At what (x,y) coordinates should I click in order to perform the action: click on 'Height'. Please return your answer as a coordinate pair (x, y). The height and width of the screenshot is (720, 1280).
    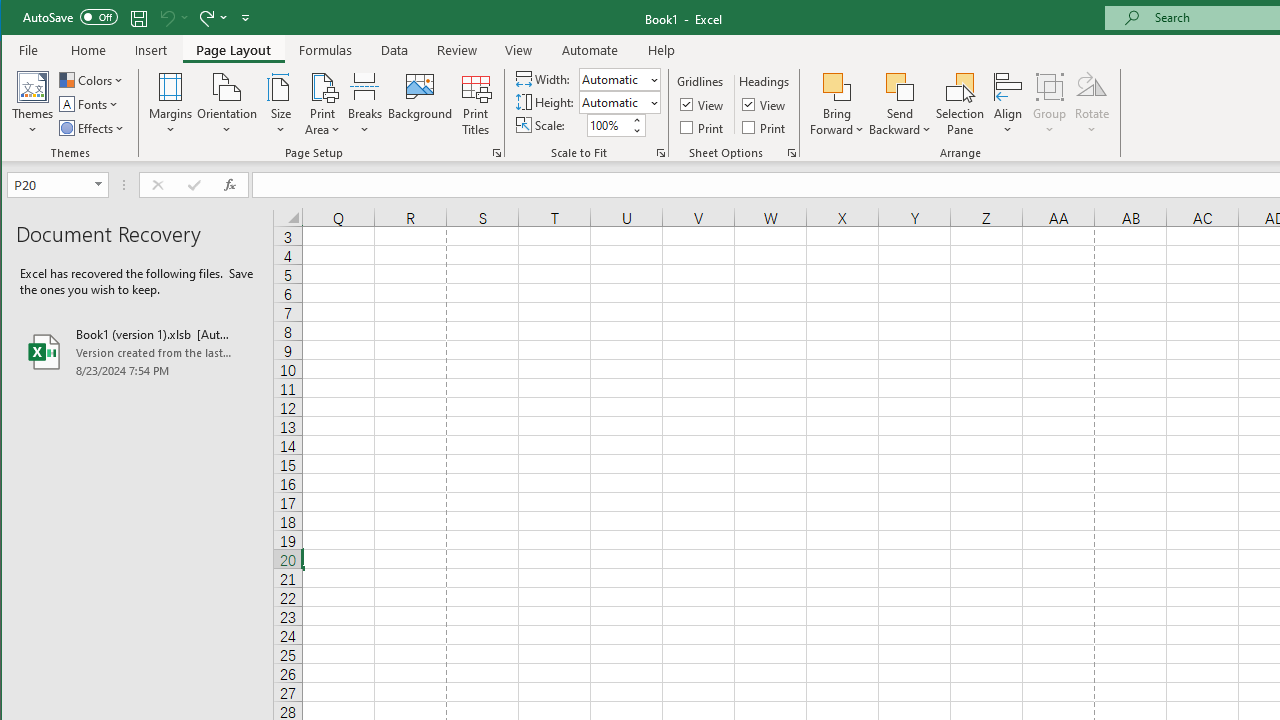
    Looking at the image, I should click on (618, 102).